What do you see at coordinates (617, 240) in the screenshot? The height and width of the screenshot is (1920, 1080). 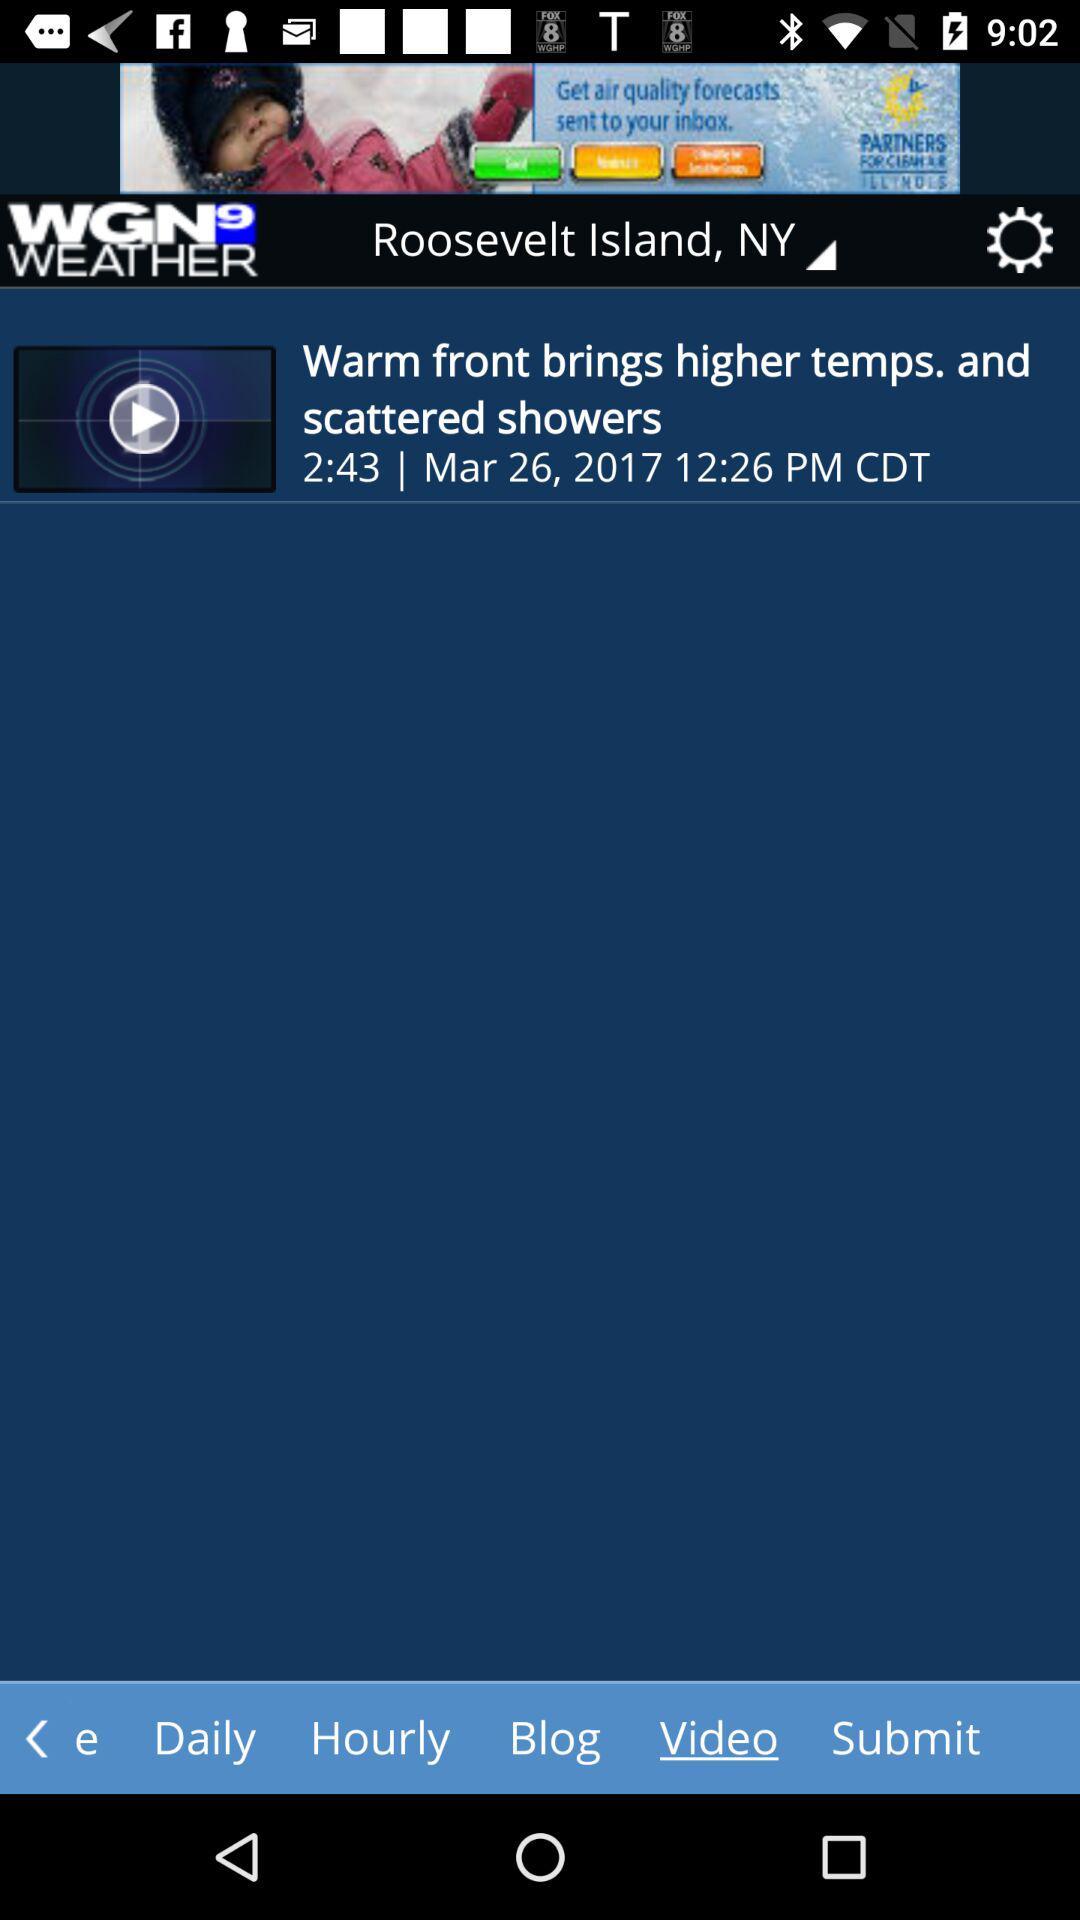 I see `the immediate text which is left to the setting icon` at bounding box center [617, 240].